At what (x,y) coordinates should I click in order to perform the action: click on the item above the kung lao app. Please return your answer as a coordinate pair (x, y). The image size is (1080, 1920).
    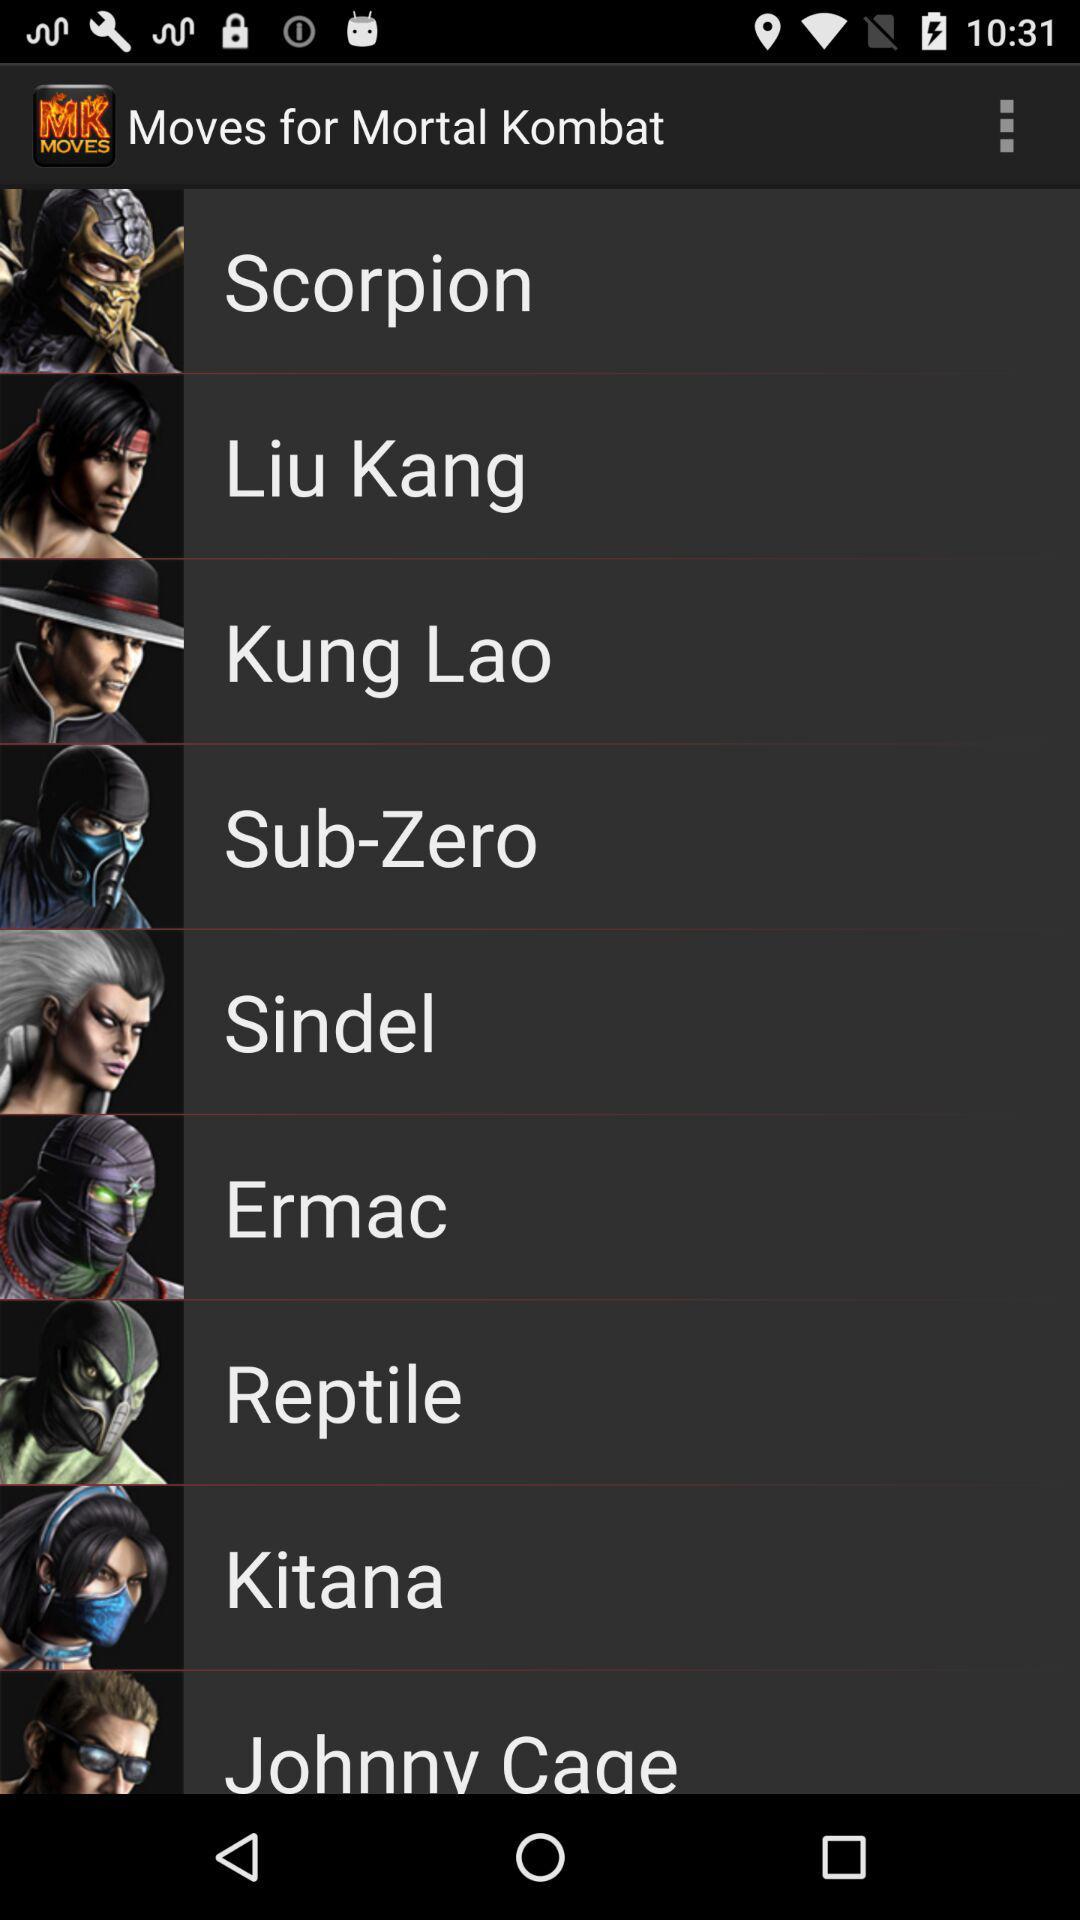
    Looking at the image, I should click on (375, 464).